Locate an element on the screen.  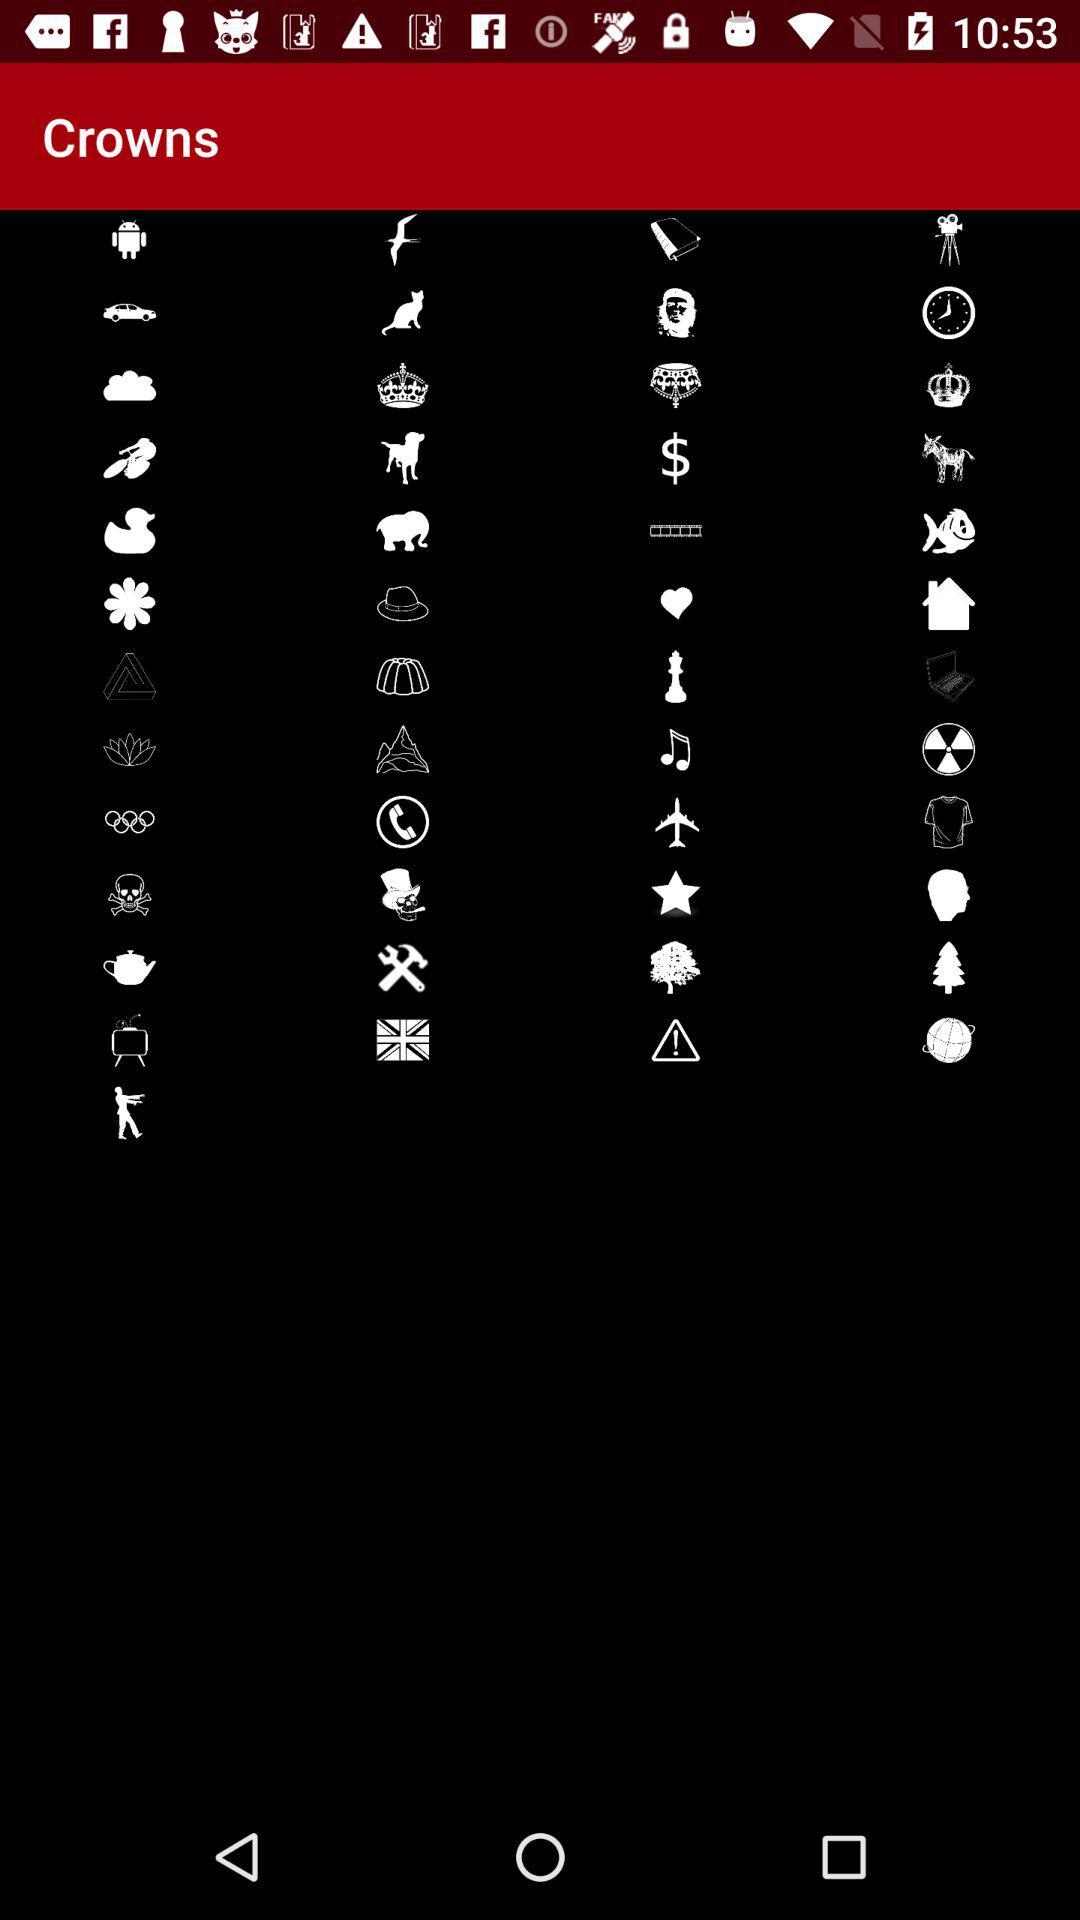
the clock icon is located at coordinates (947, 311).